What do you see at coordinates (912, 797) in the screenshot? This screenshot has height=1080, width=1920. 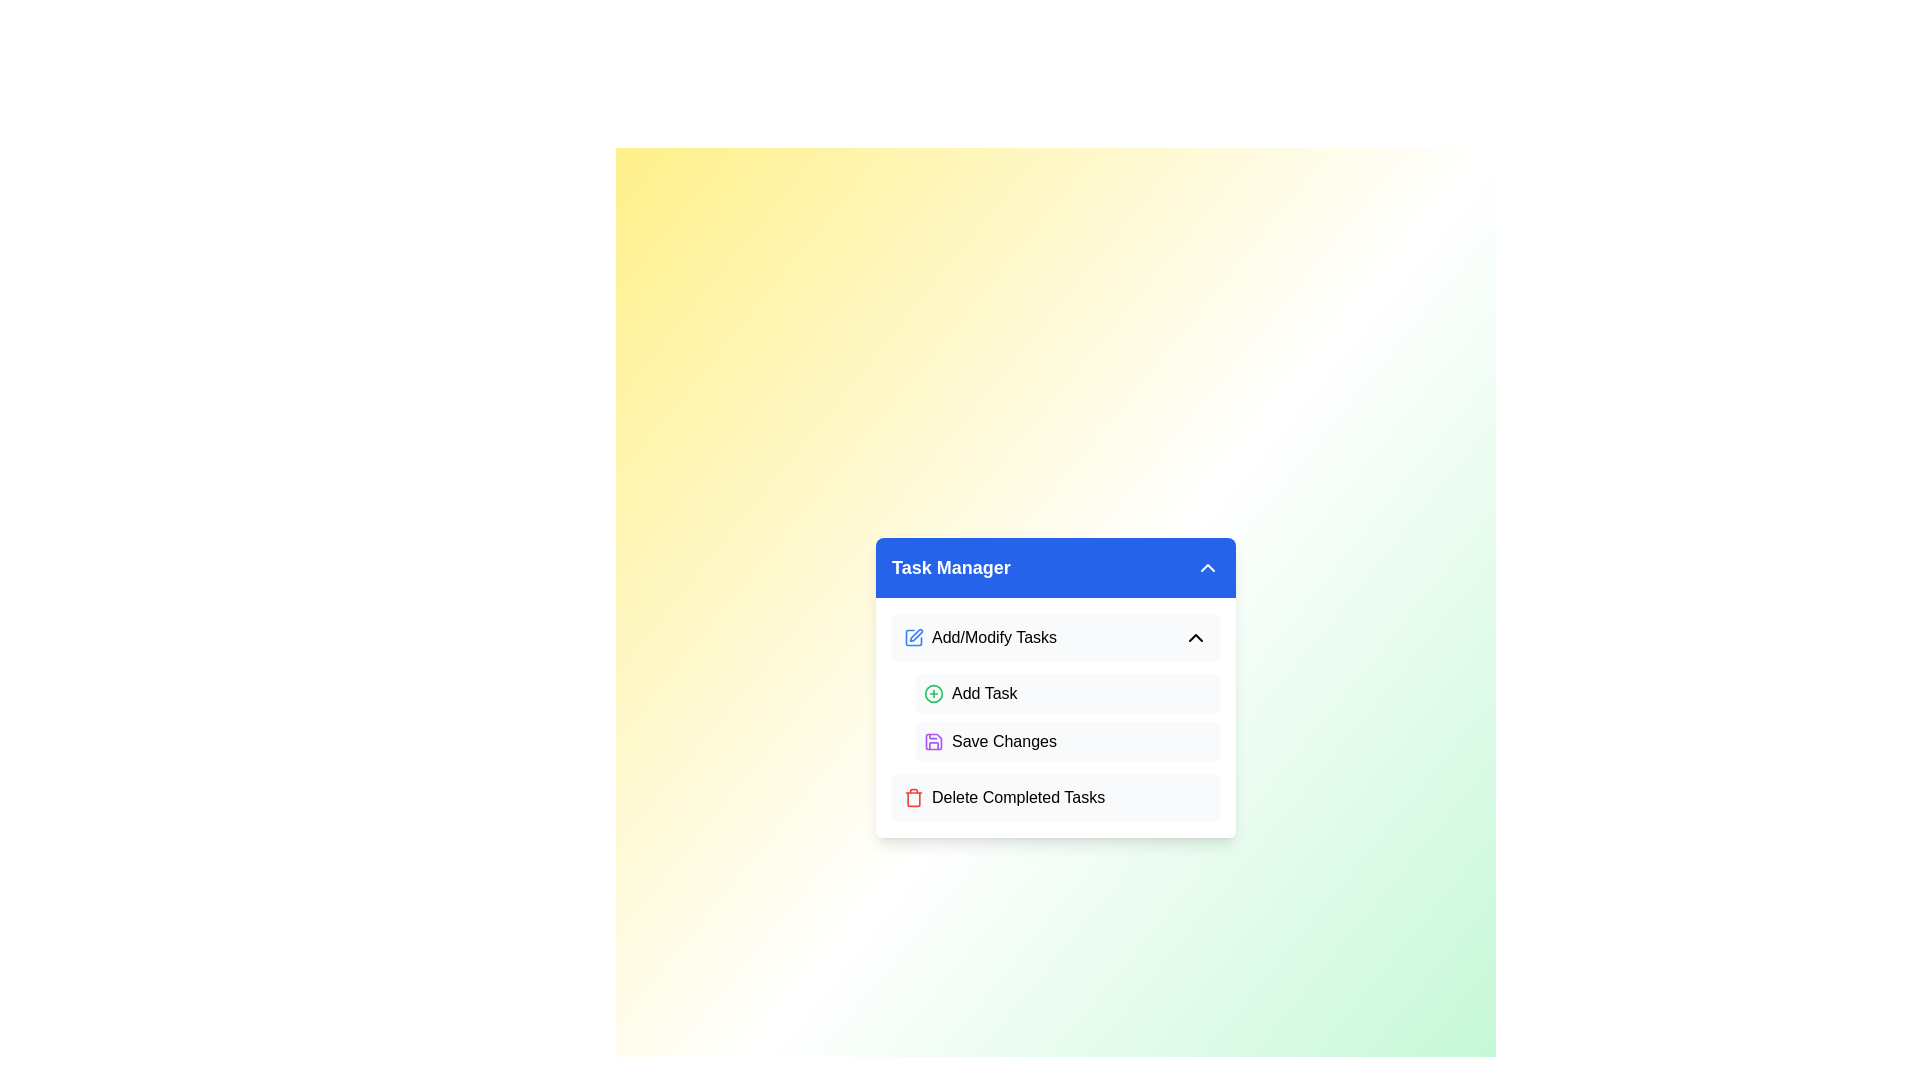 I see `the delete icon in the 'Delete Completed Tasks' entry of the 'Task Manager' panel` at bounding box center [912, 797].